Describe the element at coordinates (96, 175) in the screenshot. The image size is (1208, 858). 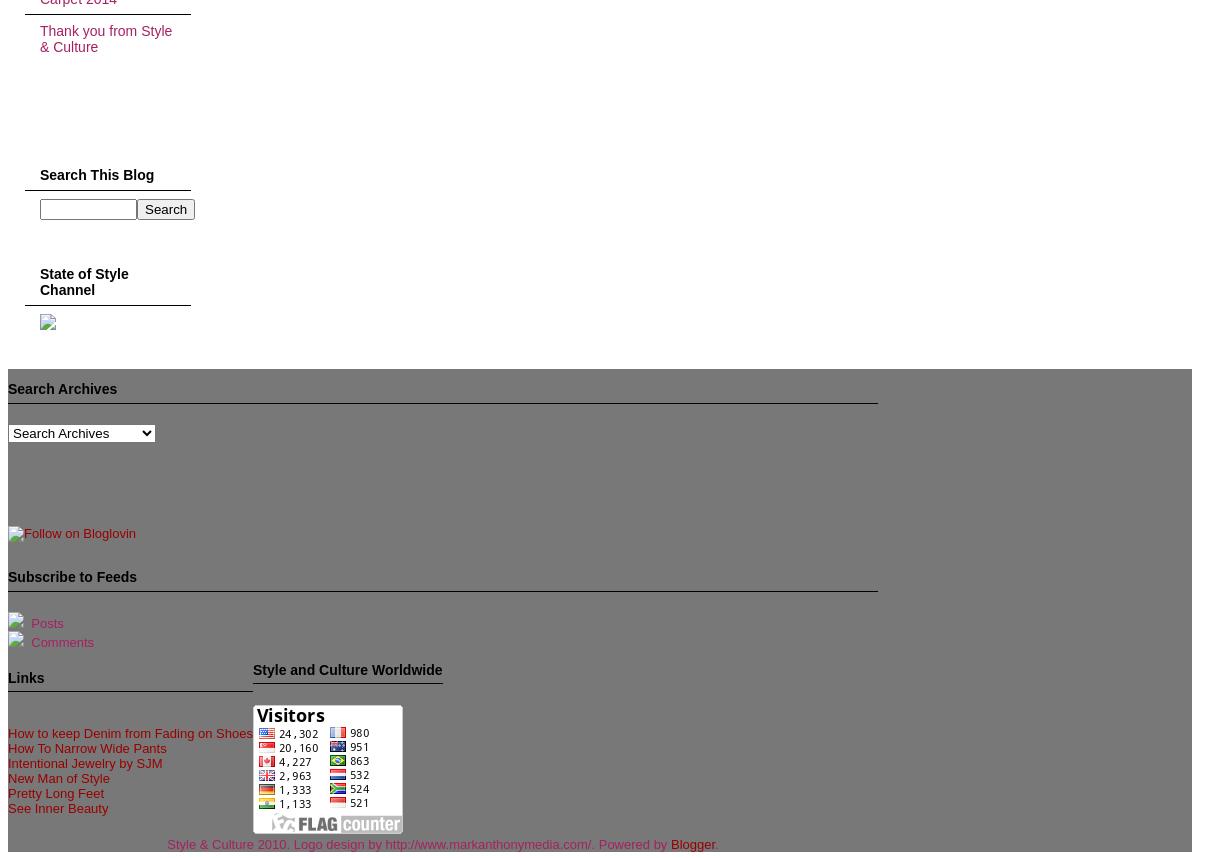
I see `'Search This Blog'` at that location.